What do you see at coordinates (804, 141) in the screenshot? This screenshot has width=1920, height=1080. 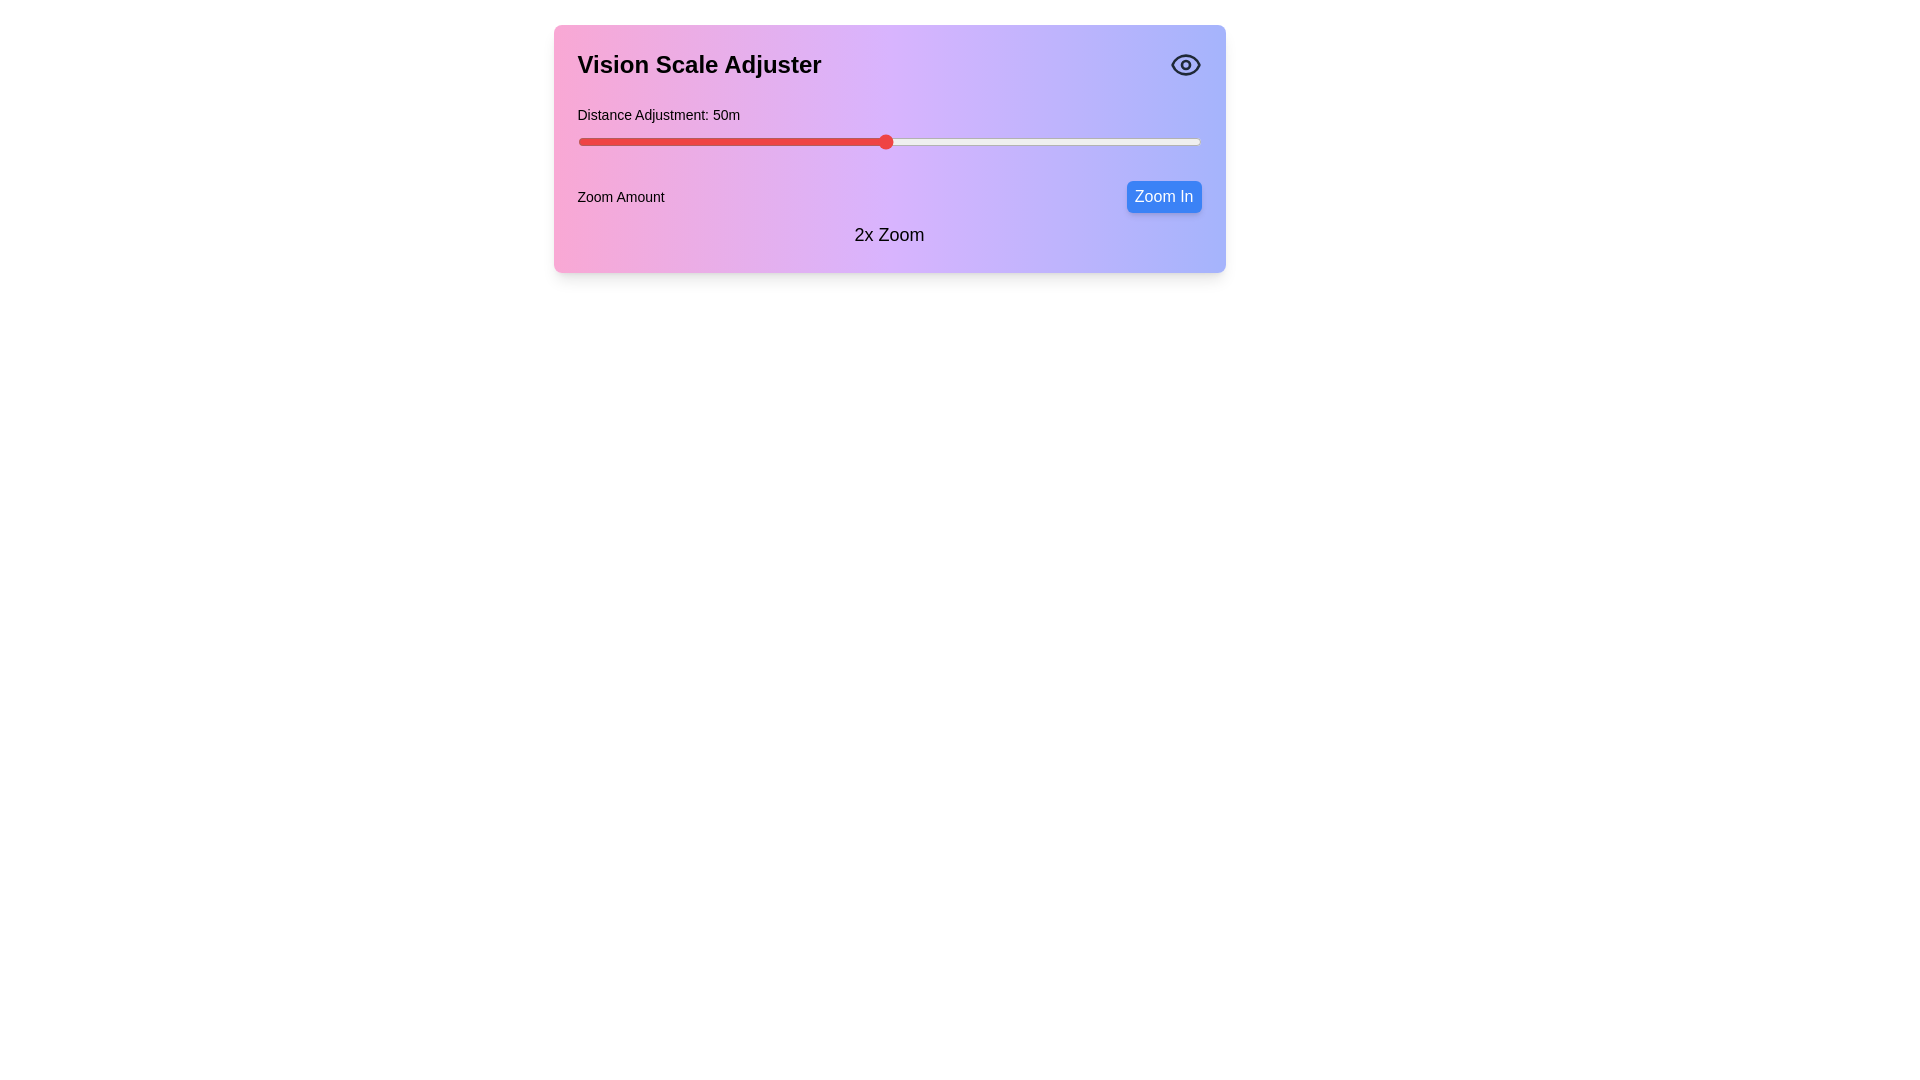 I see `the distance adjustment` at bounding box center [804, 141].